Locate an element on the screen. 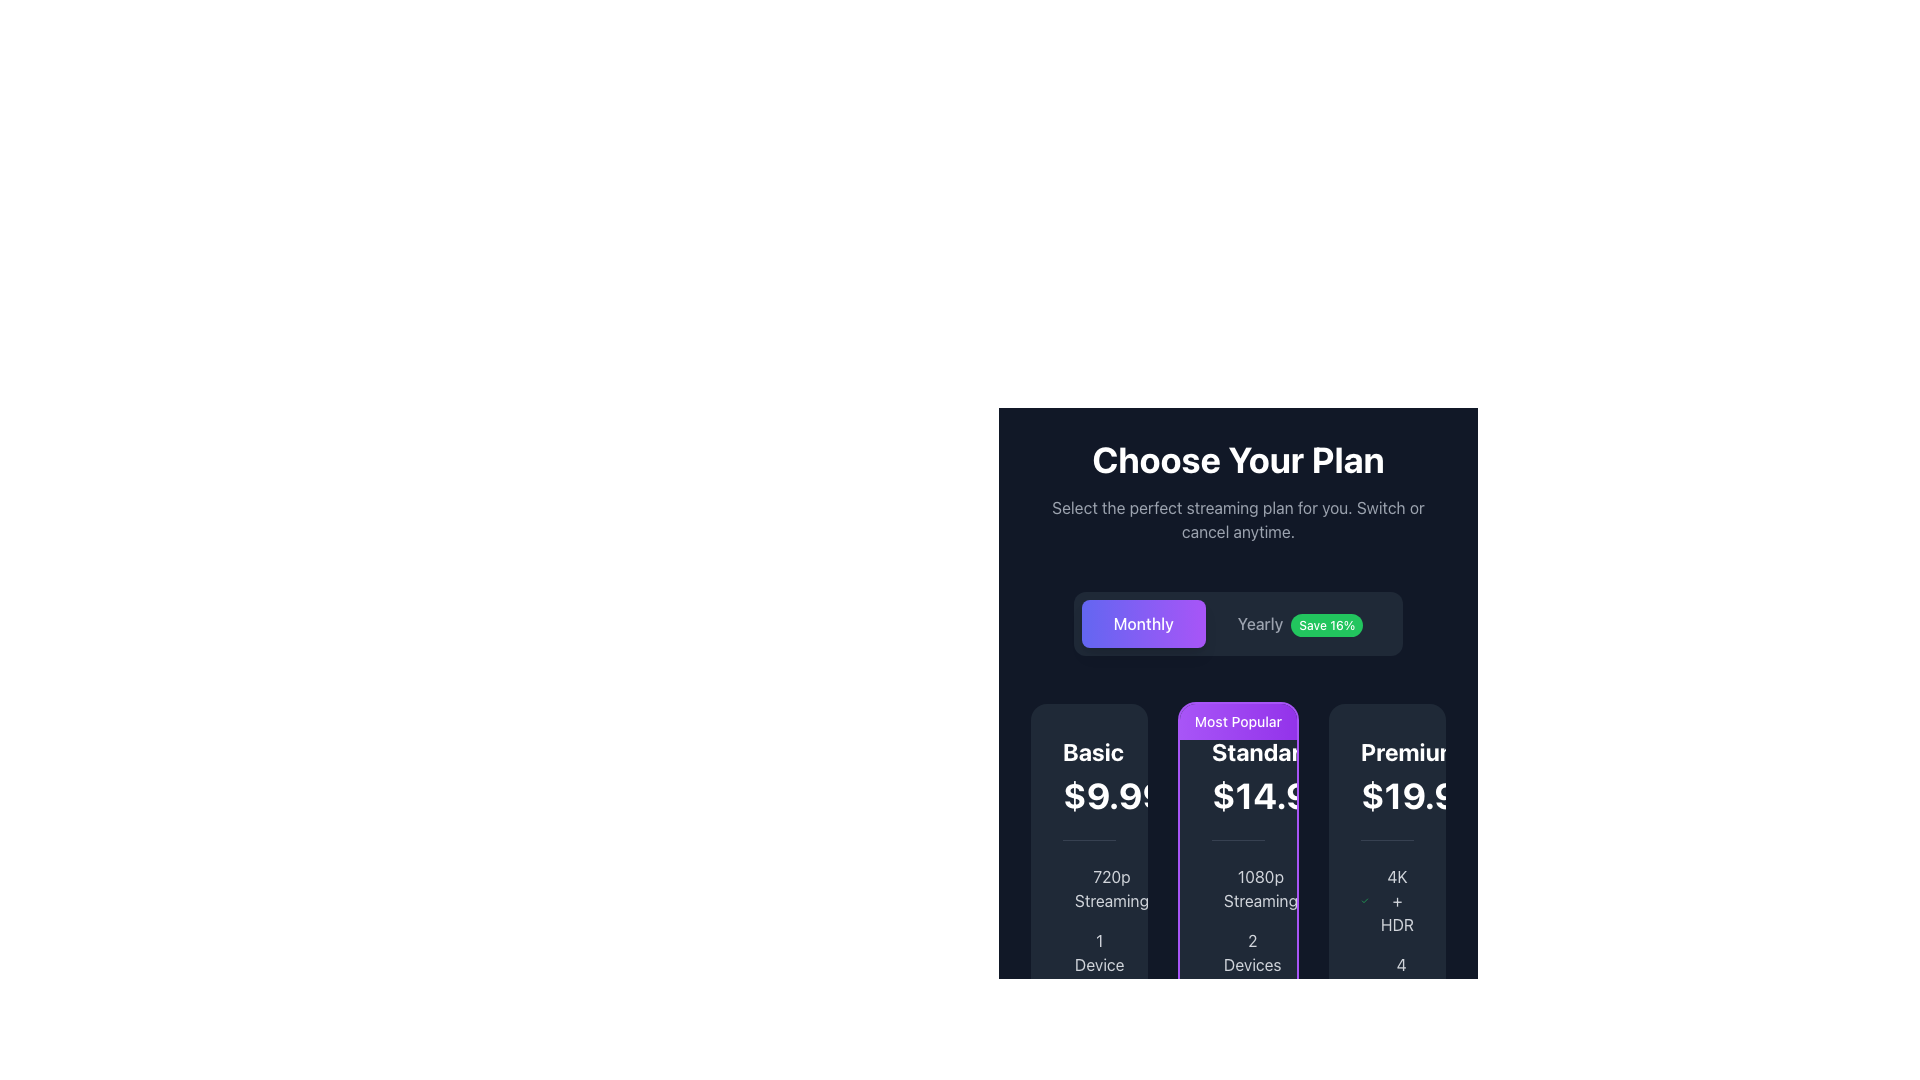  the green rectangular badge with white text that reads 'Save 16%', which is positioned to the right of the 'Yearly' button is located at coordinates (1327, 624).